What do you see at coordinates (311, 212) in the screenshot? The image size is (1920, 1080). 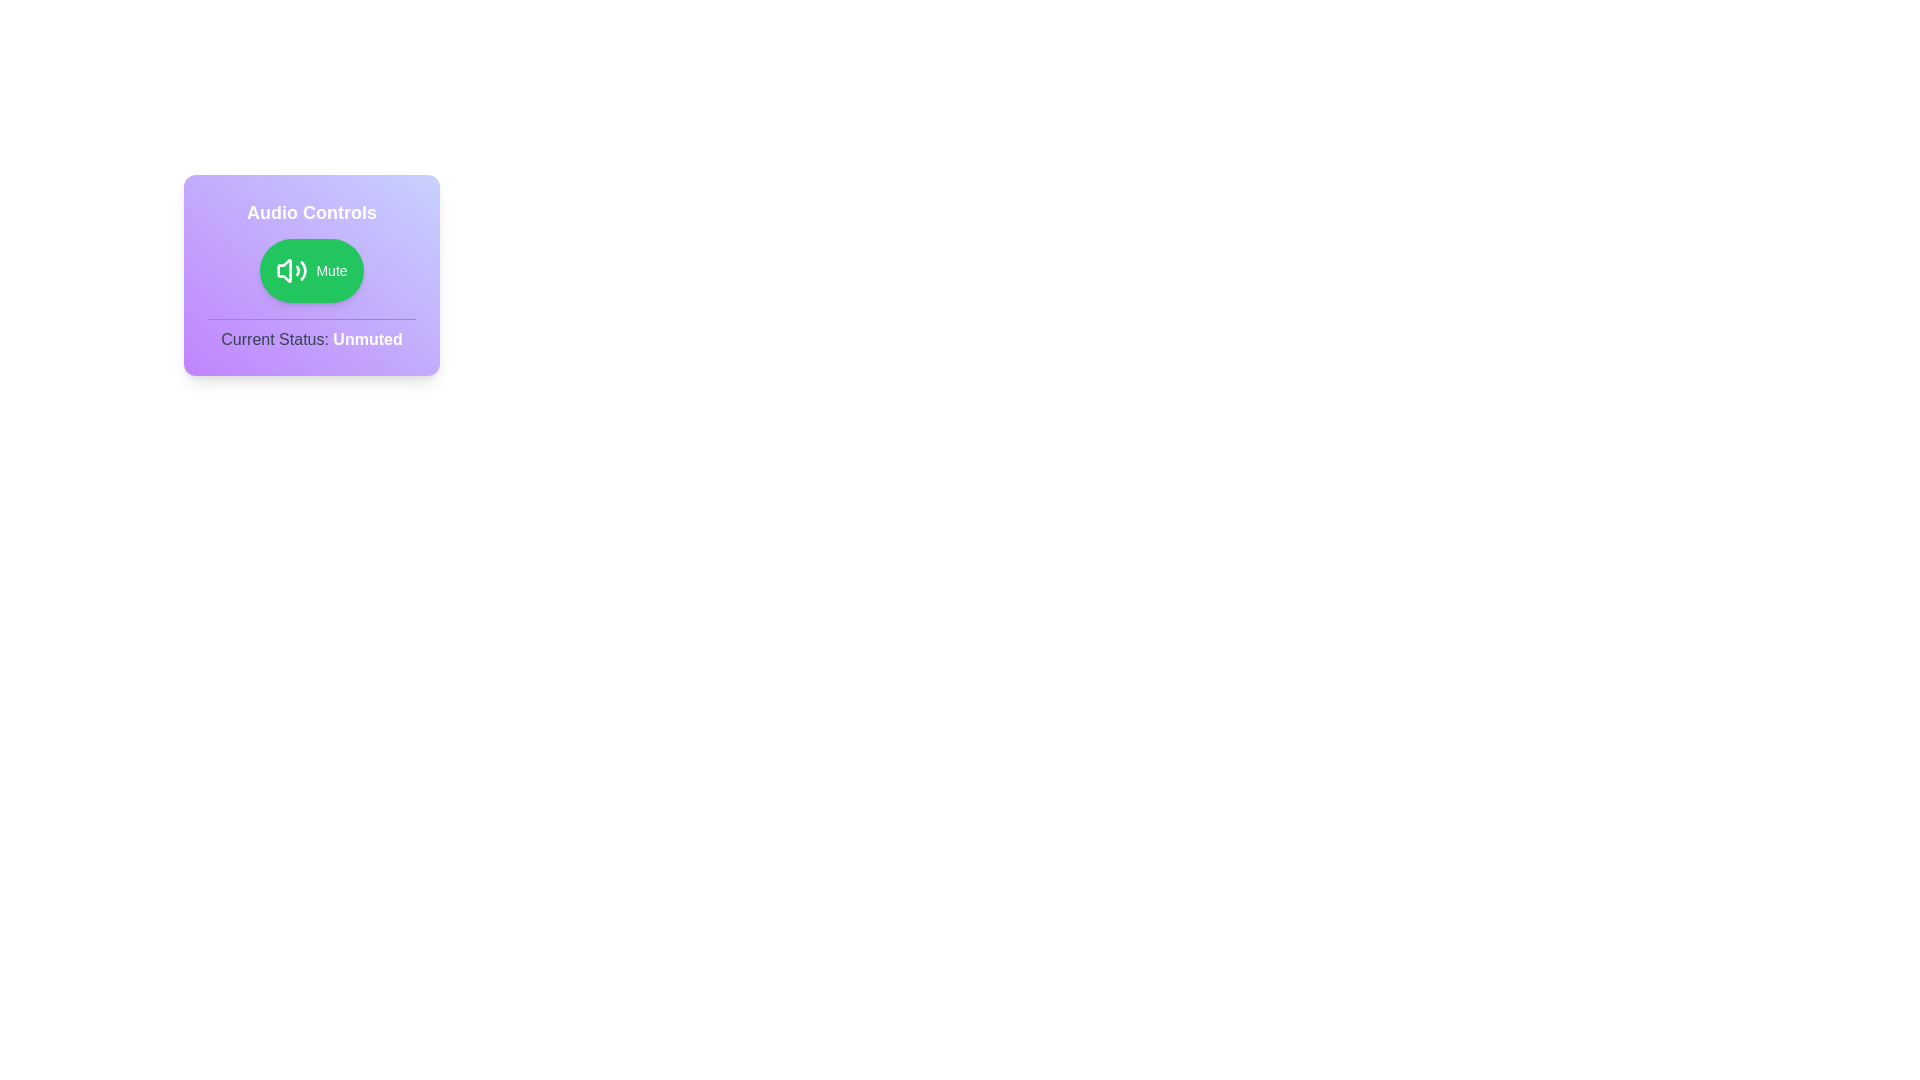 I see `the center of the title text 'Audio Controls' to focus on it` at bounding box center [311, 212].